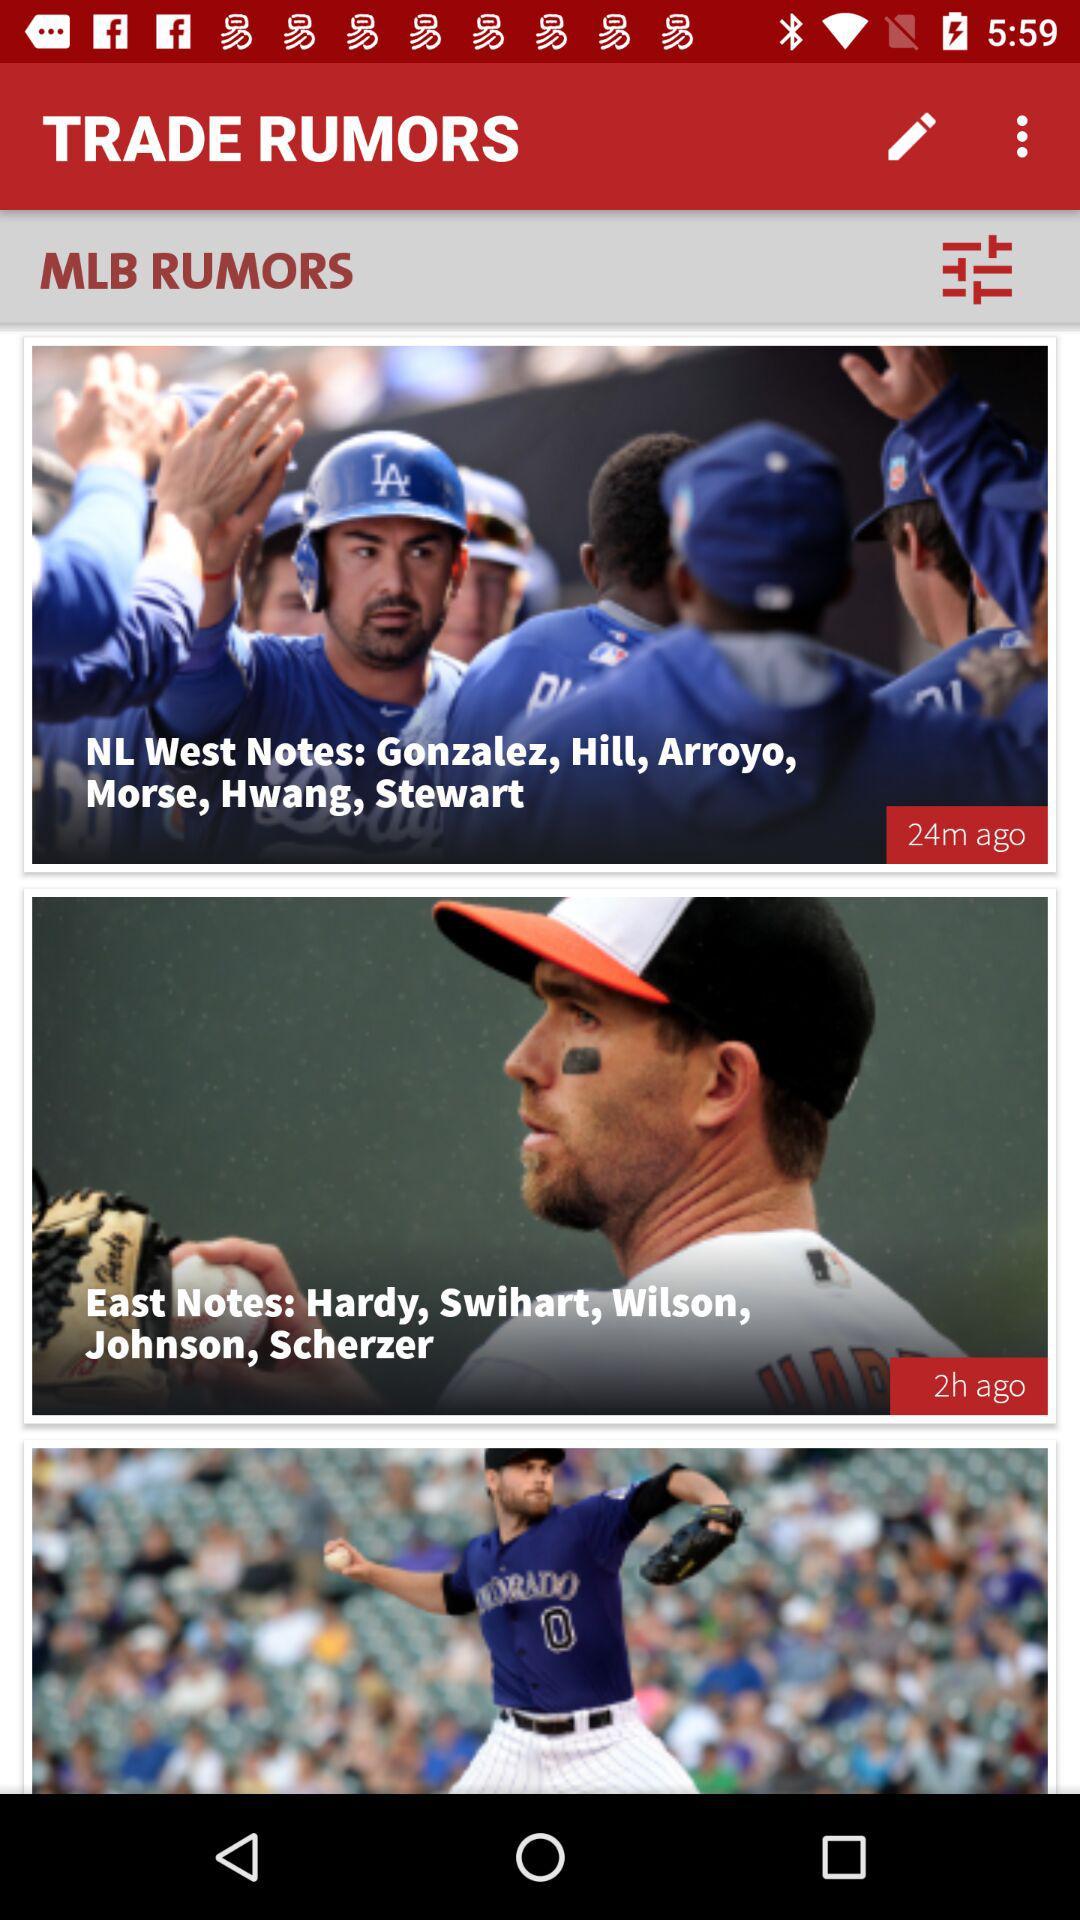  I want to click on the sliders icon, so click(976, 268).